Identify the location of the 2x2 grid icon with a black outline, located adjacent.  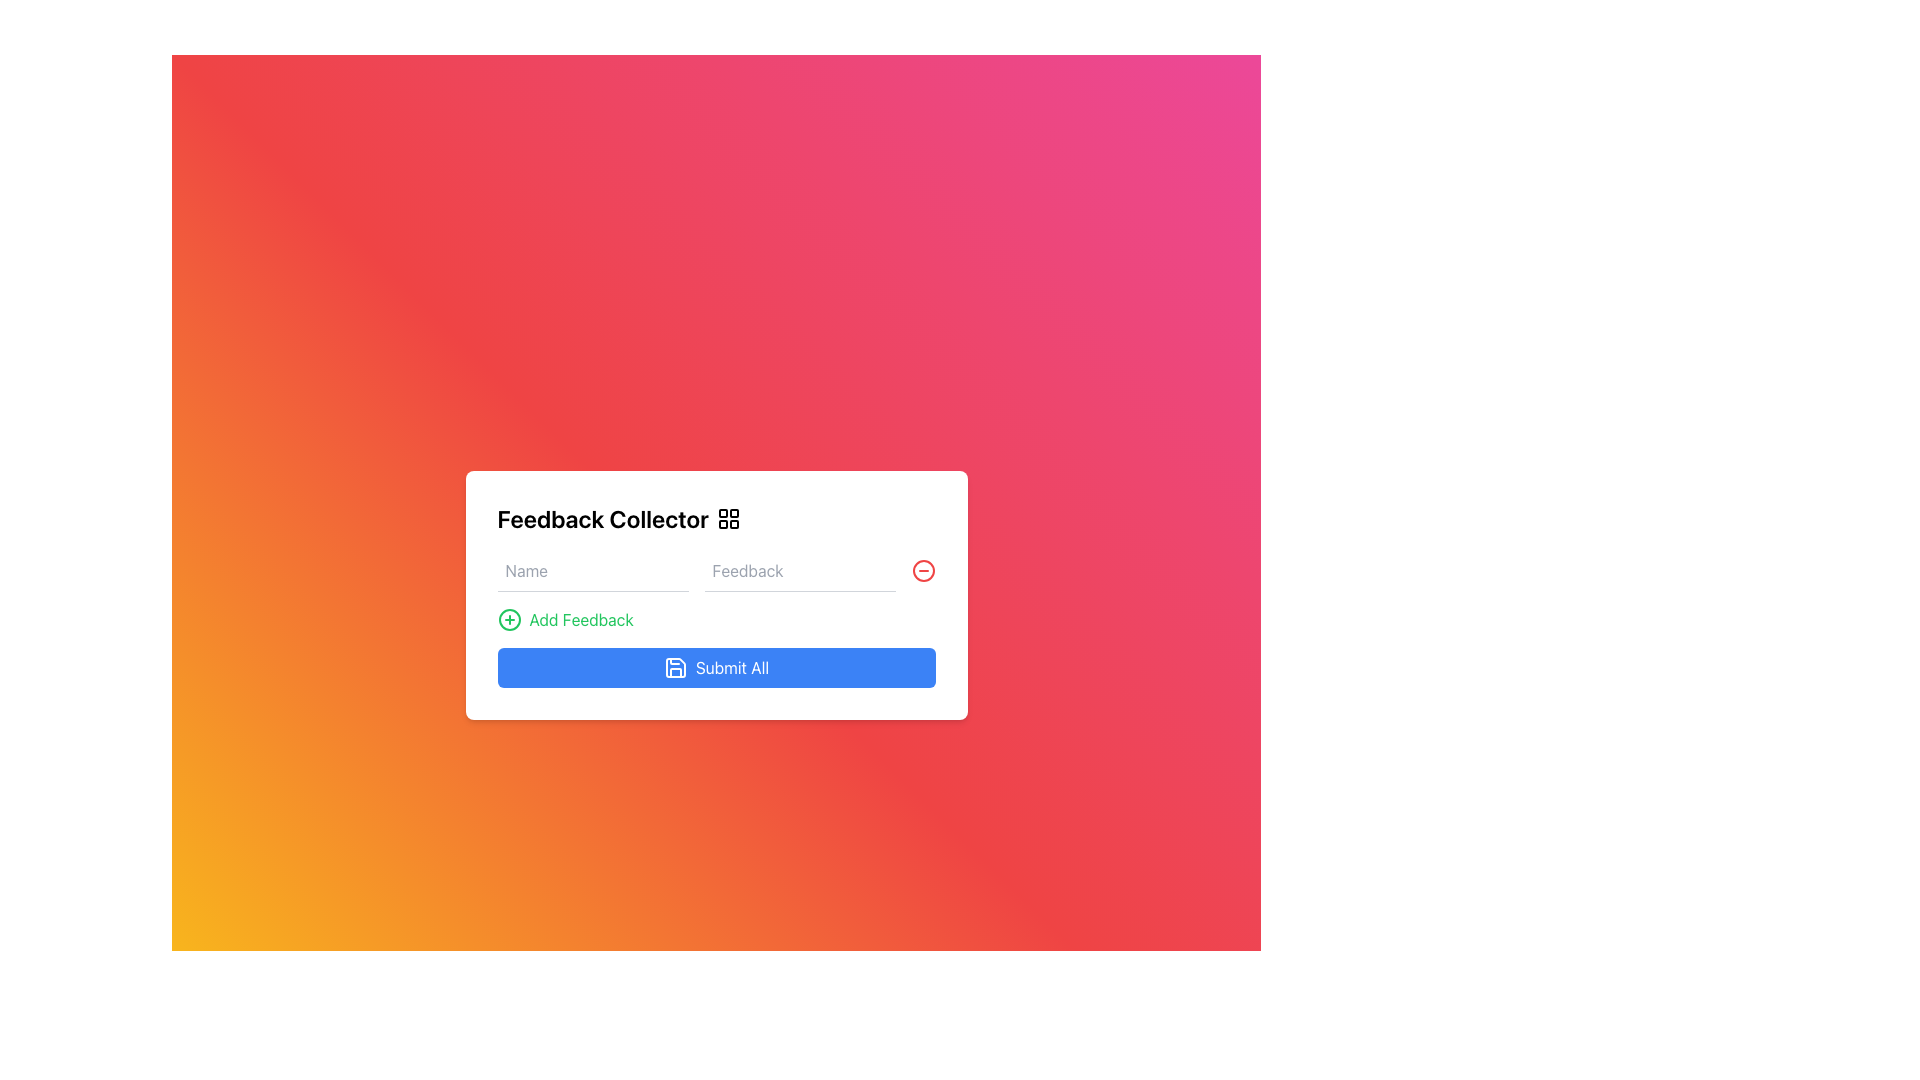
(727, 517).